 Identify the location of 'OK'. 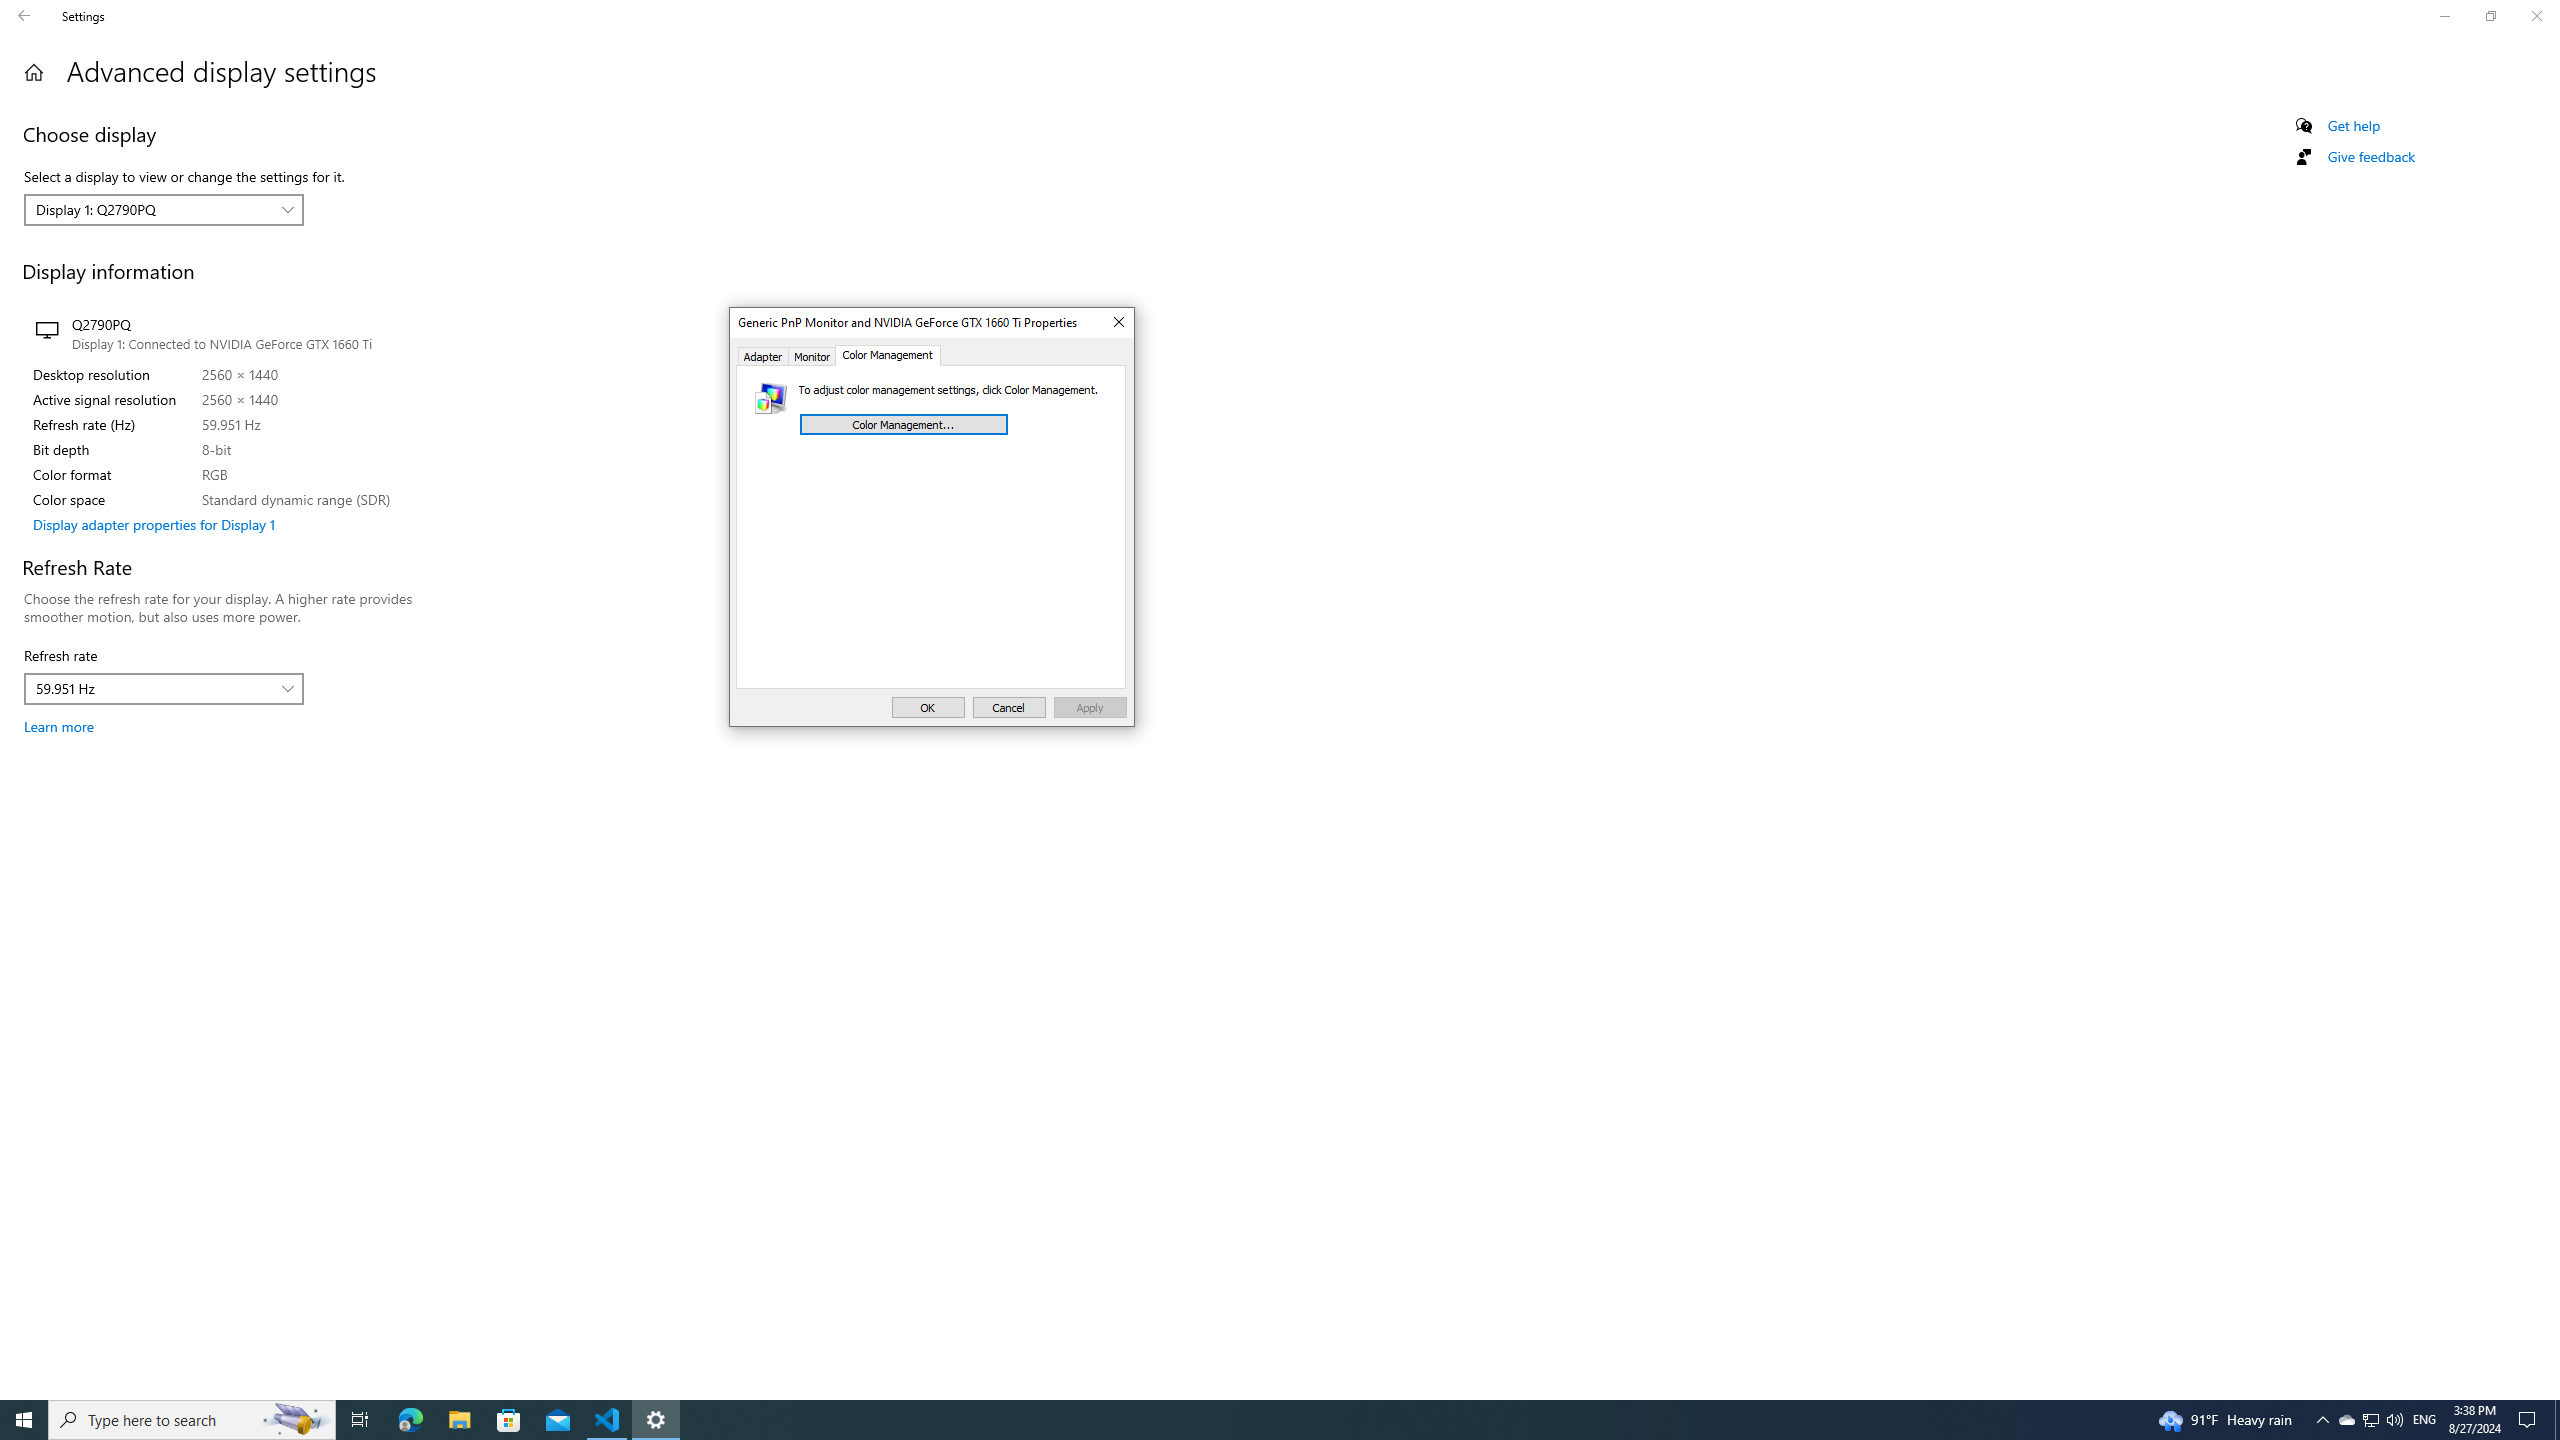
(928, 706).